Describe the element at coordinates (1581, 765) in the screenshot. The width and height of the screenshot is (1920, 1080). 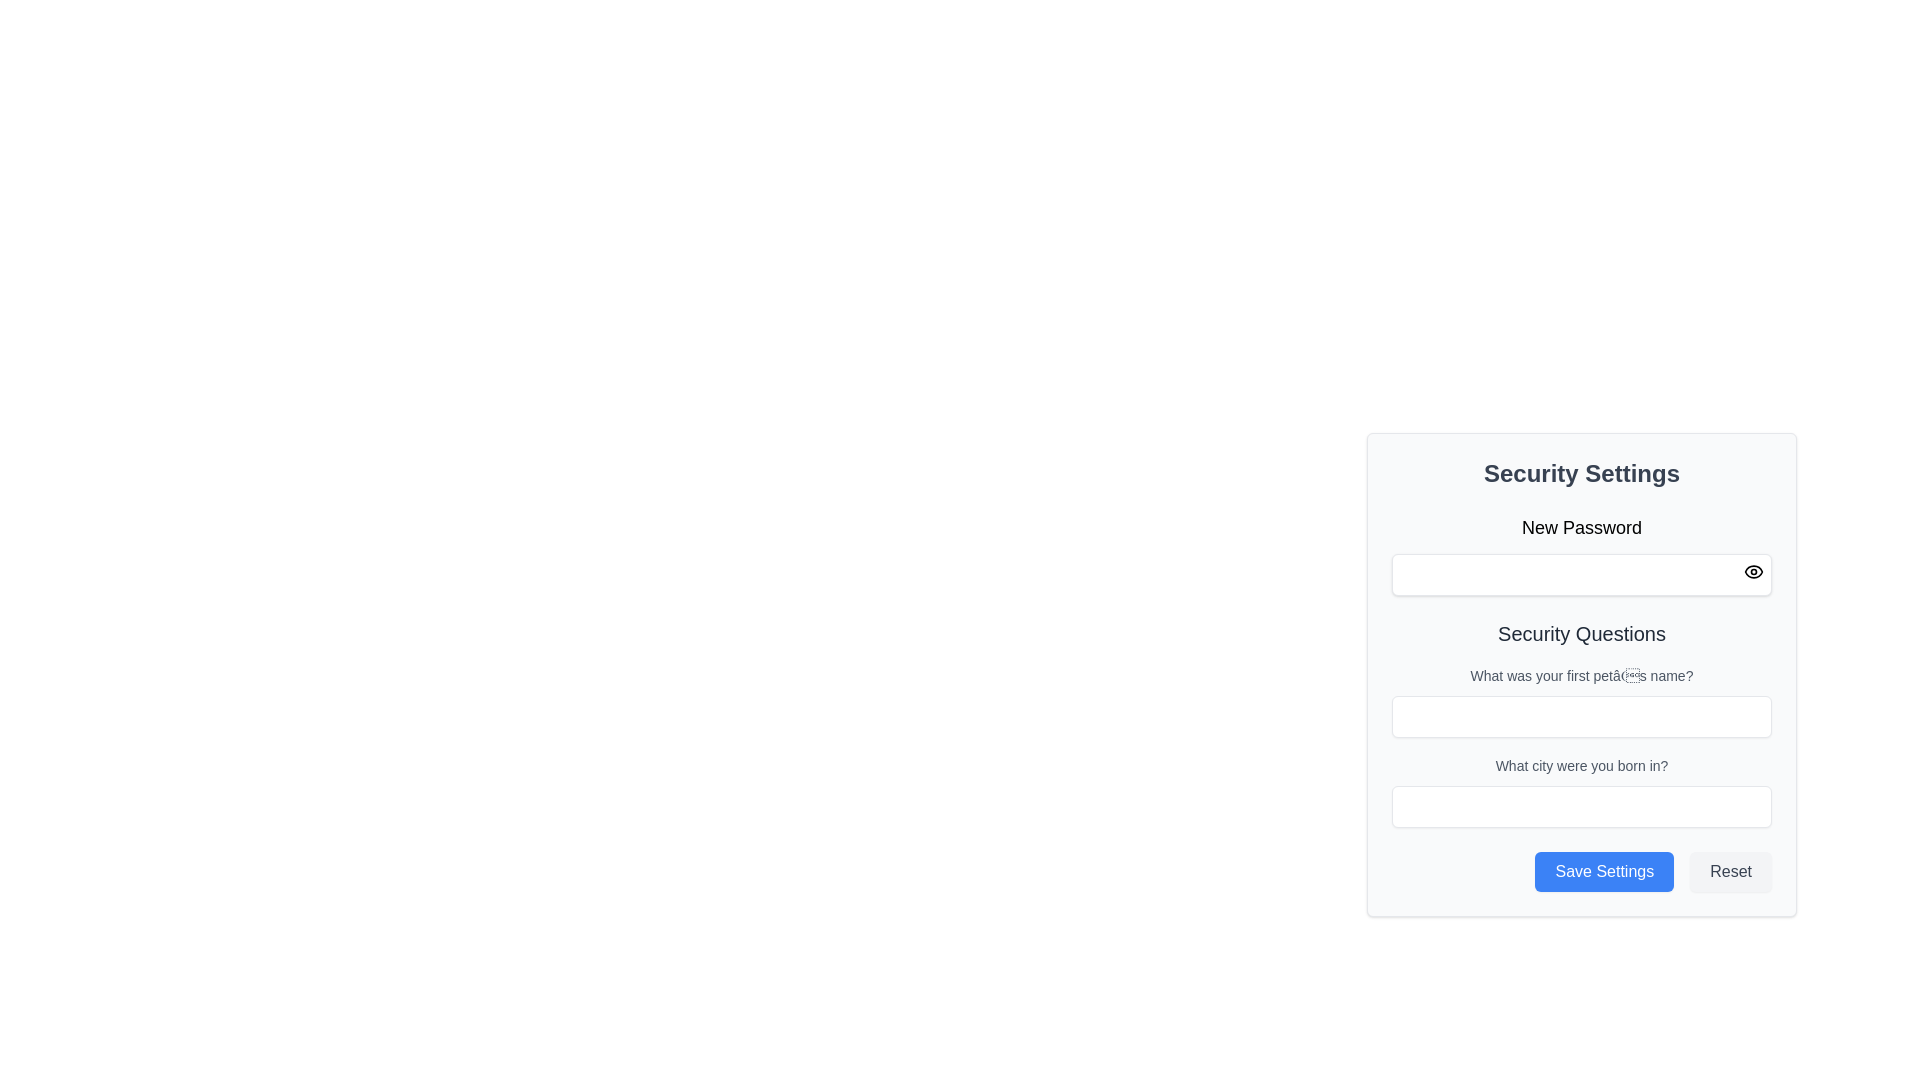
I see `the text label that reads 'What city were you born in?' located in the 'Security Questions' section, positioned above the input box` at that location.